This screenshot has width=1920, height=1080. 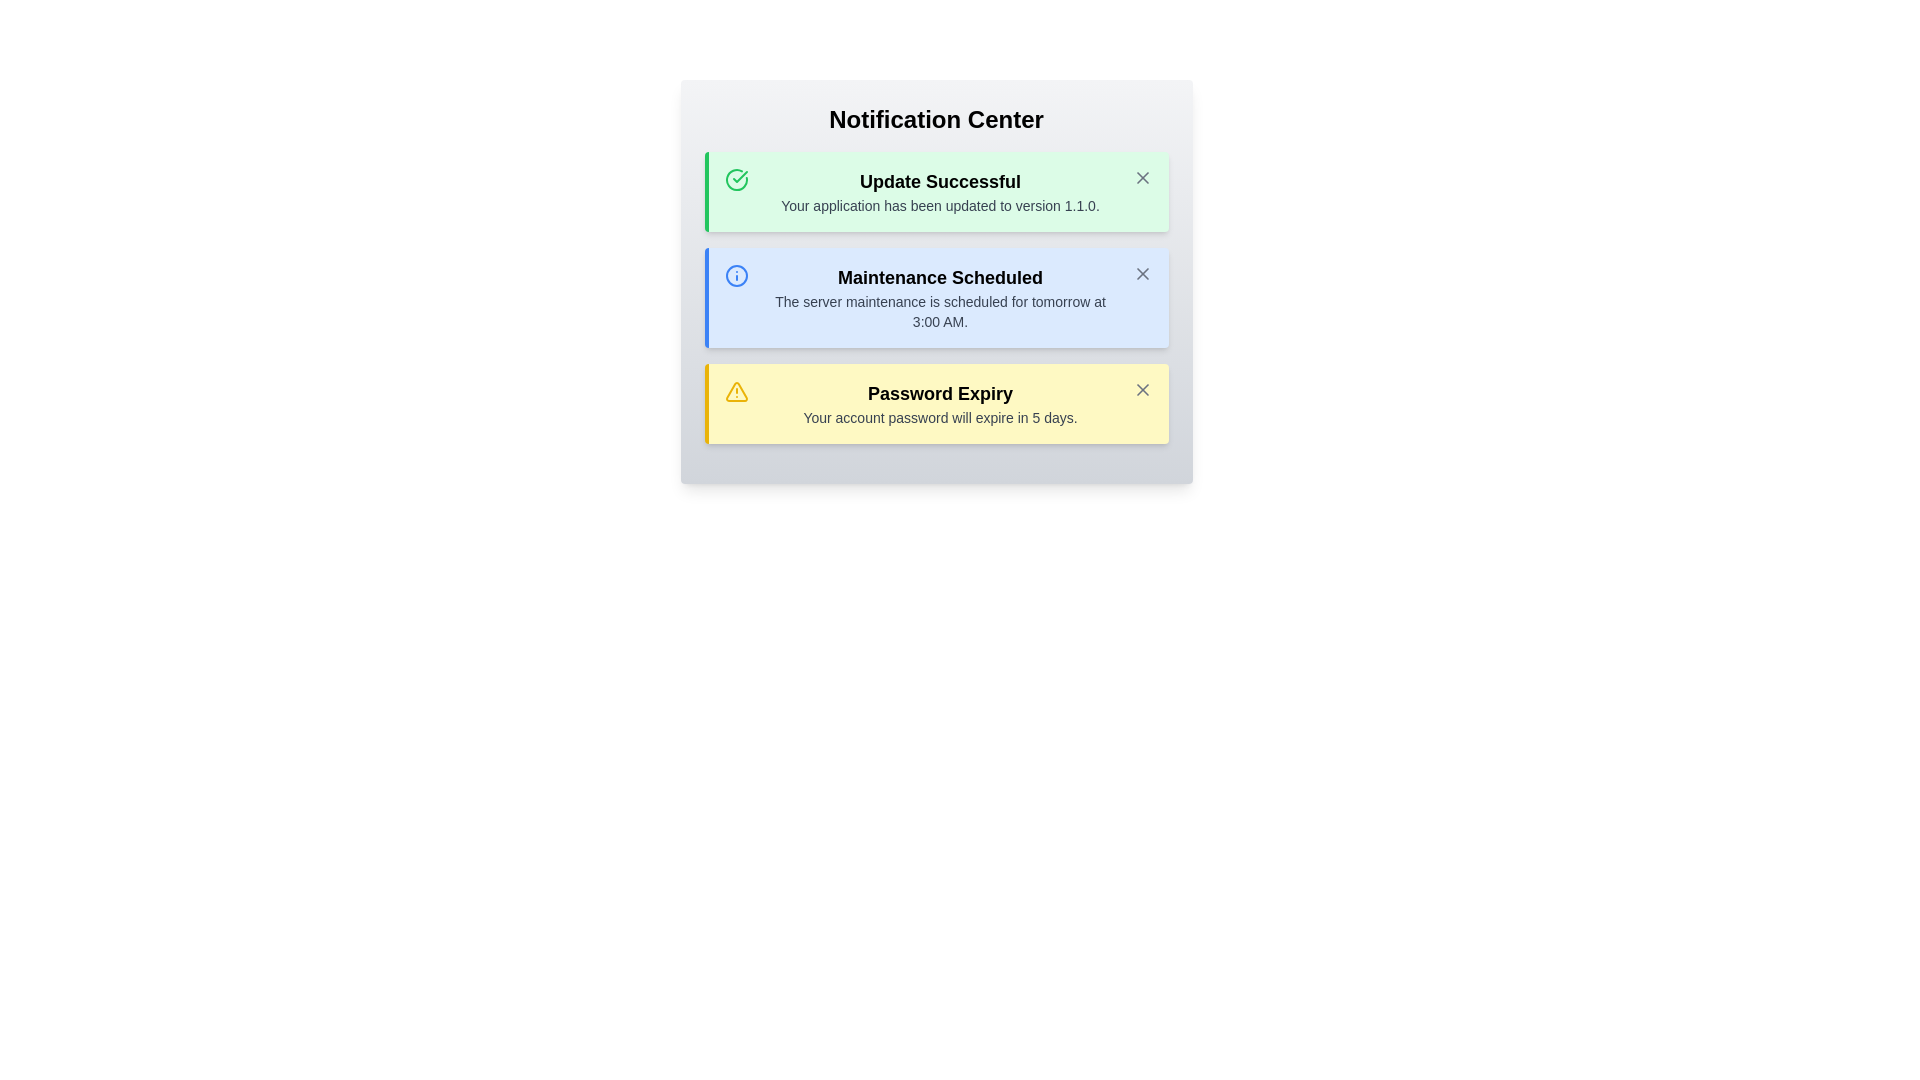 I want to click on the green circular icon indicating a successful operation within the 'Update Successful' notification box, so click(x=735, y=180).